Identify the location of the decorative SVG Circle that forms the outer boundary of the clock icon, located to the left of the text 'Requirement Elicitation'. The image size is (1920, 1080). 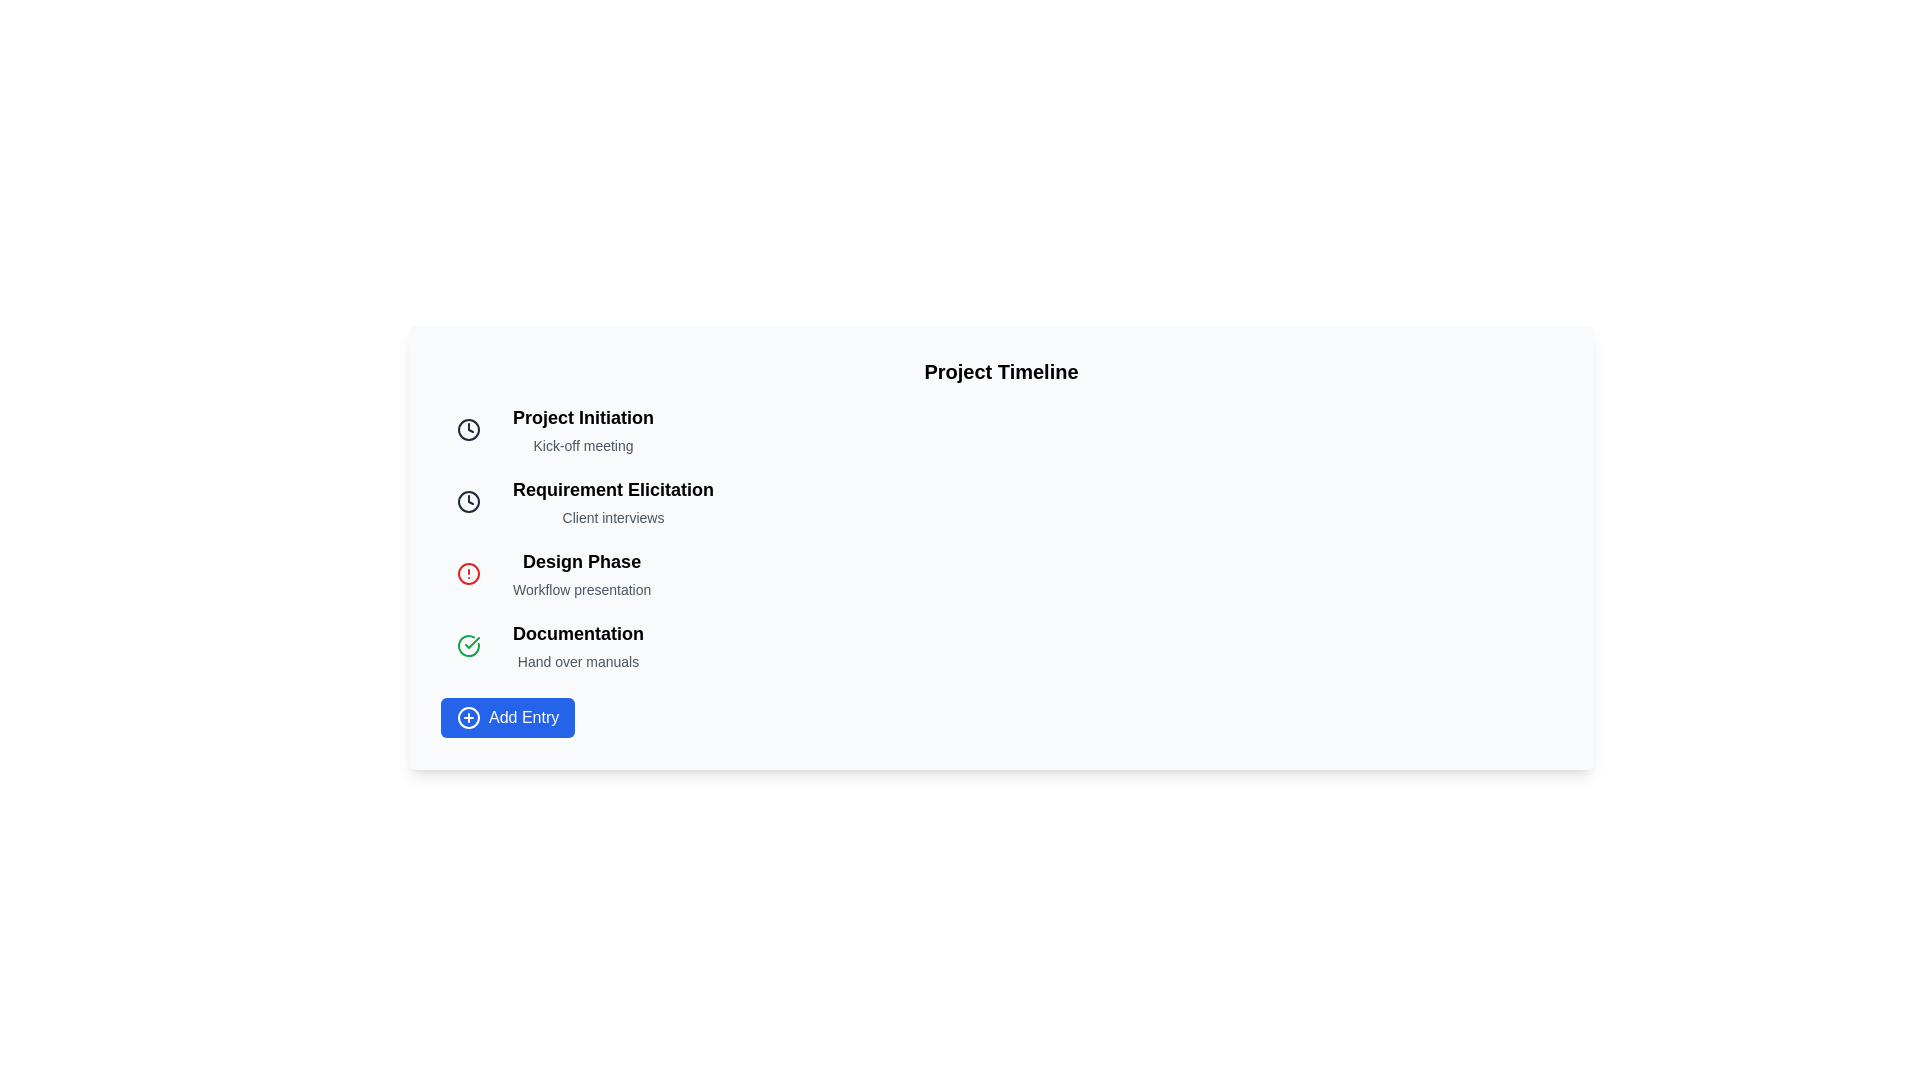
(468, 500).